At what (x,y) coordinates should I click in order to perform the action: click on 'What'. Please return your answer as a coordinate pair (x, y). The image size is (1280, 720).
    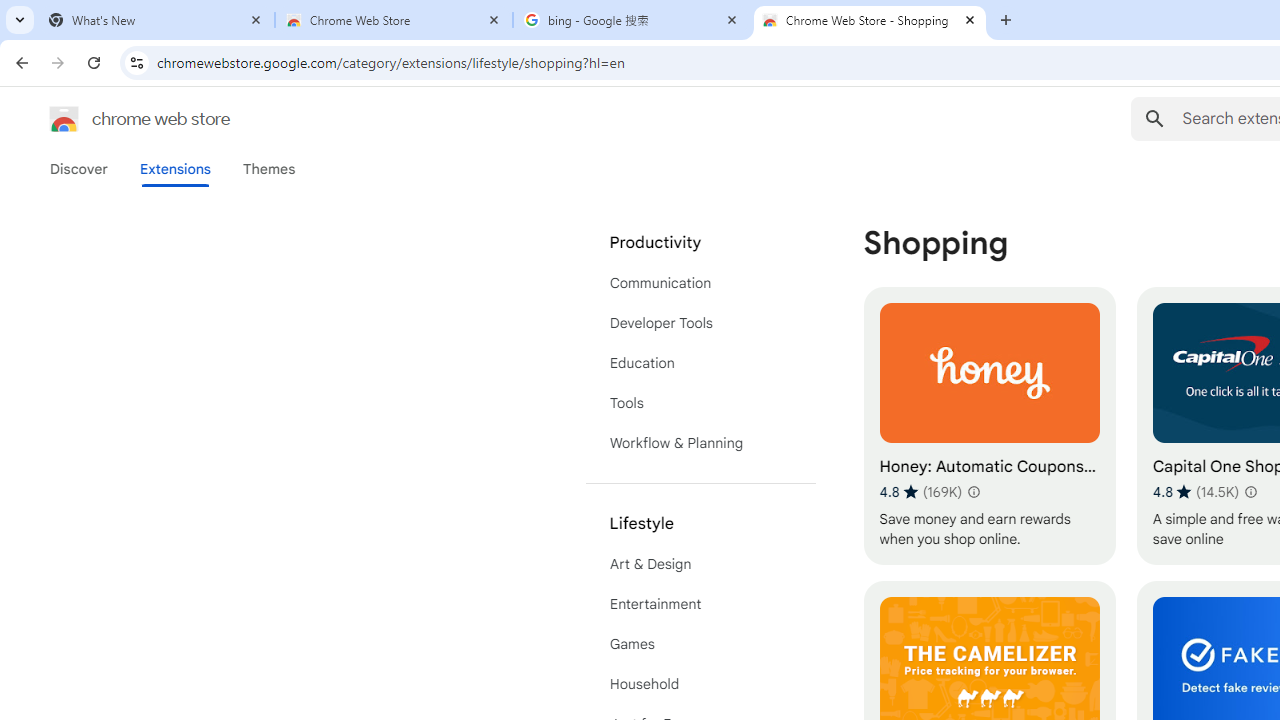
    Looking at the image, I should click on (155, 20).